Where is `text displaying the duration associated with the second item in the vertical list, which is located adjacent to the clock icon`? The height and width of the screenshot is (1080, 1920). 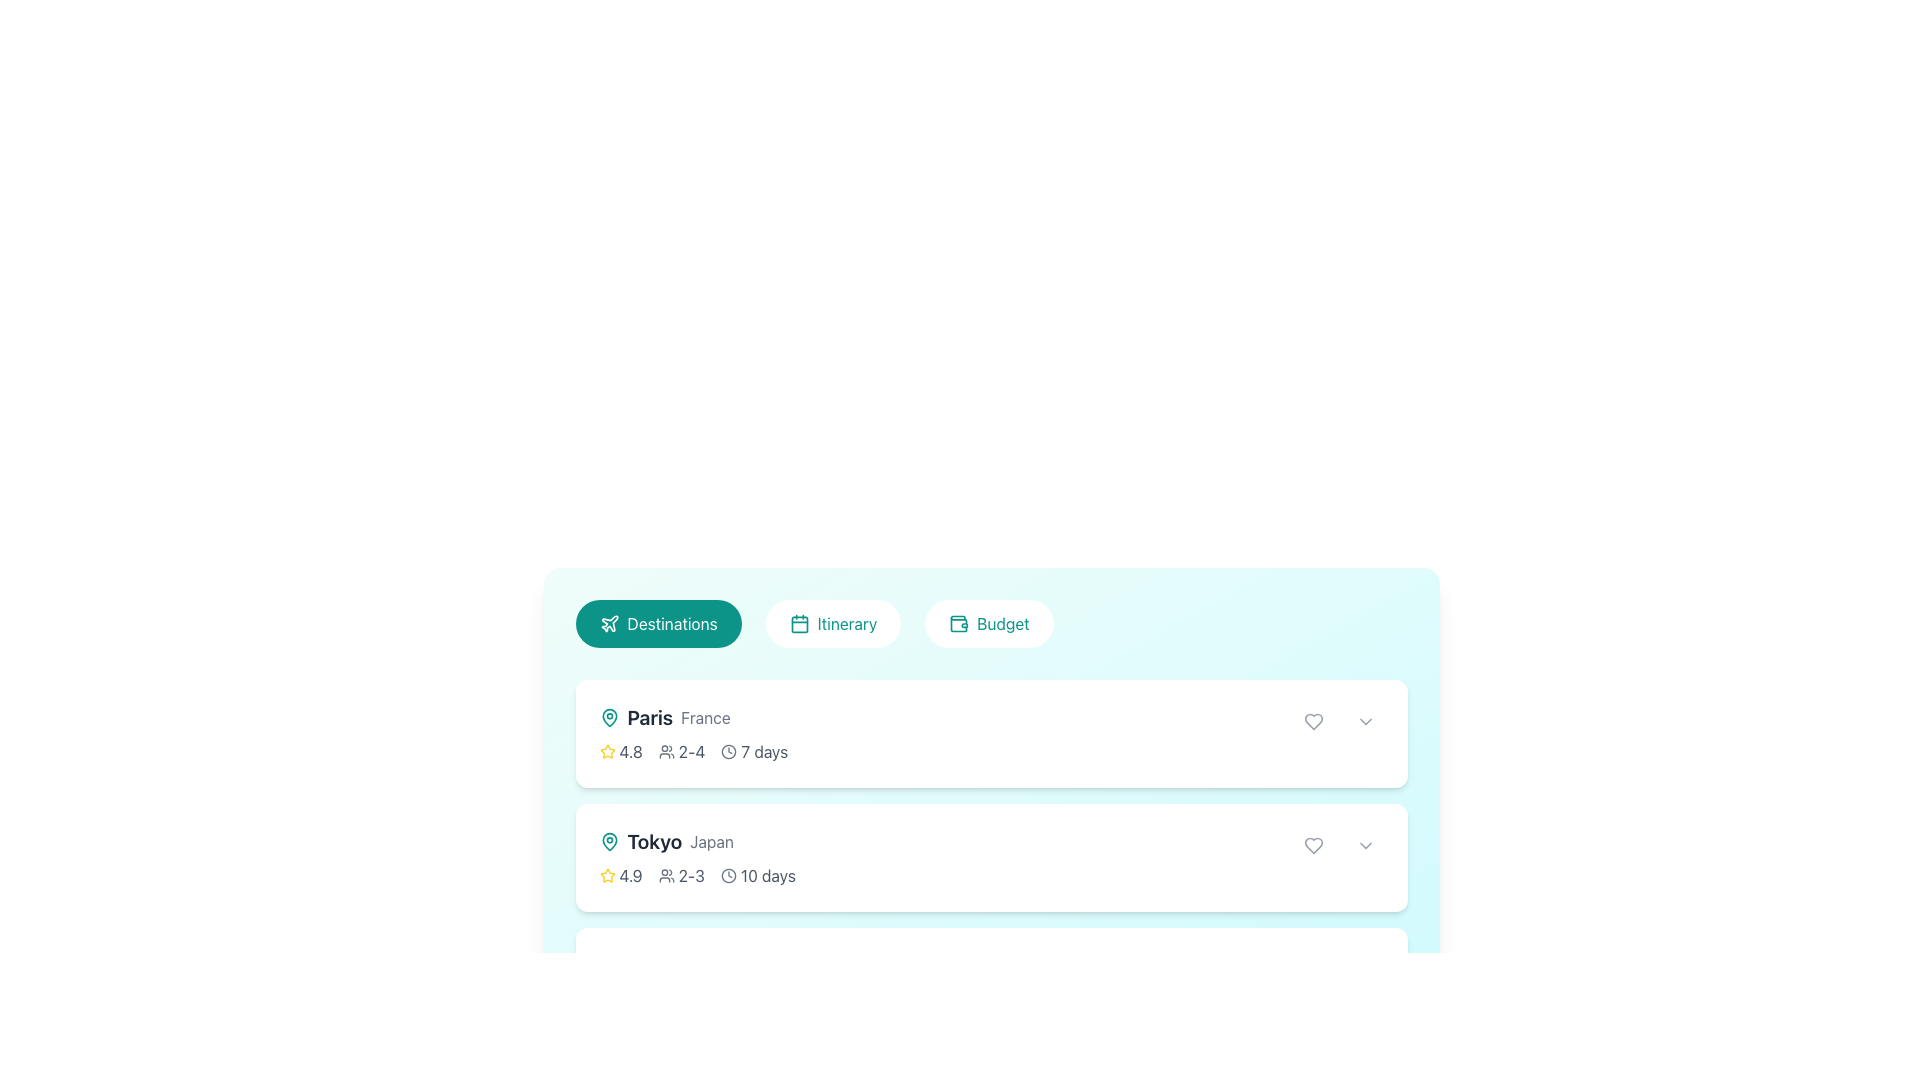
text displaying the duration associated with the second item in the vertical list, which is located adjacent to the clock icon is located at coordinates (767, 874).